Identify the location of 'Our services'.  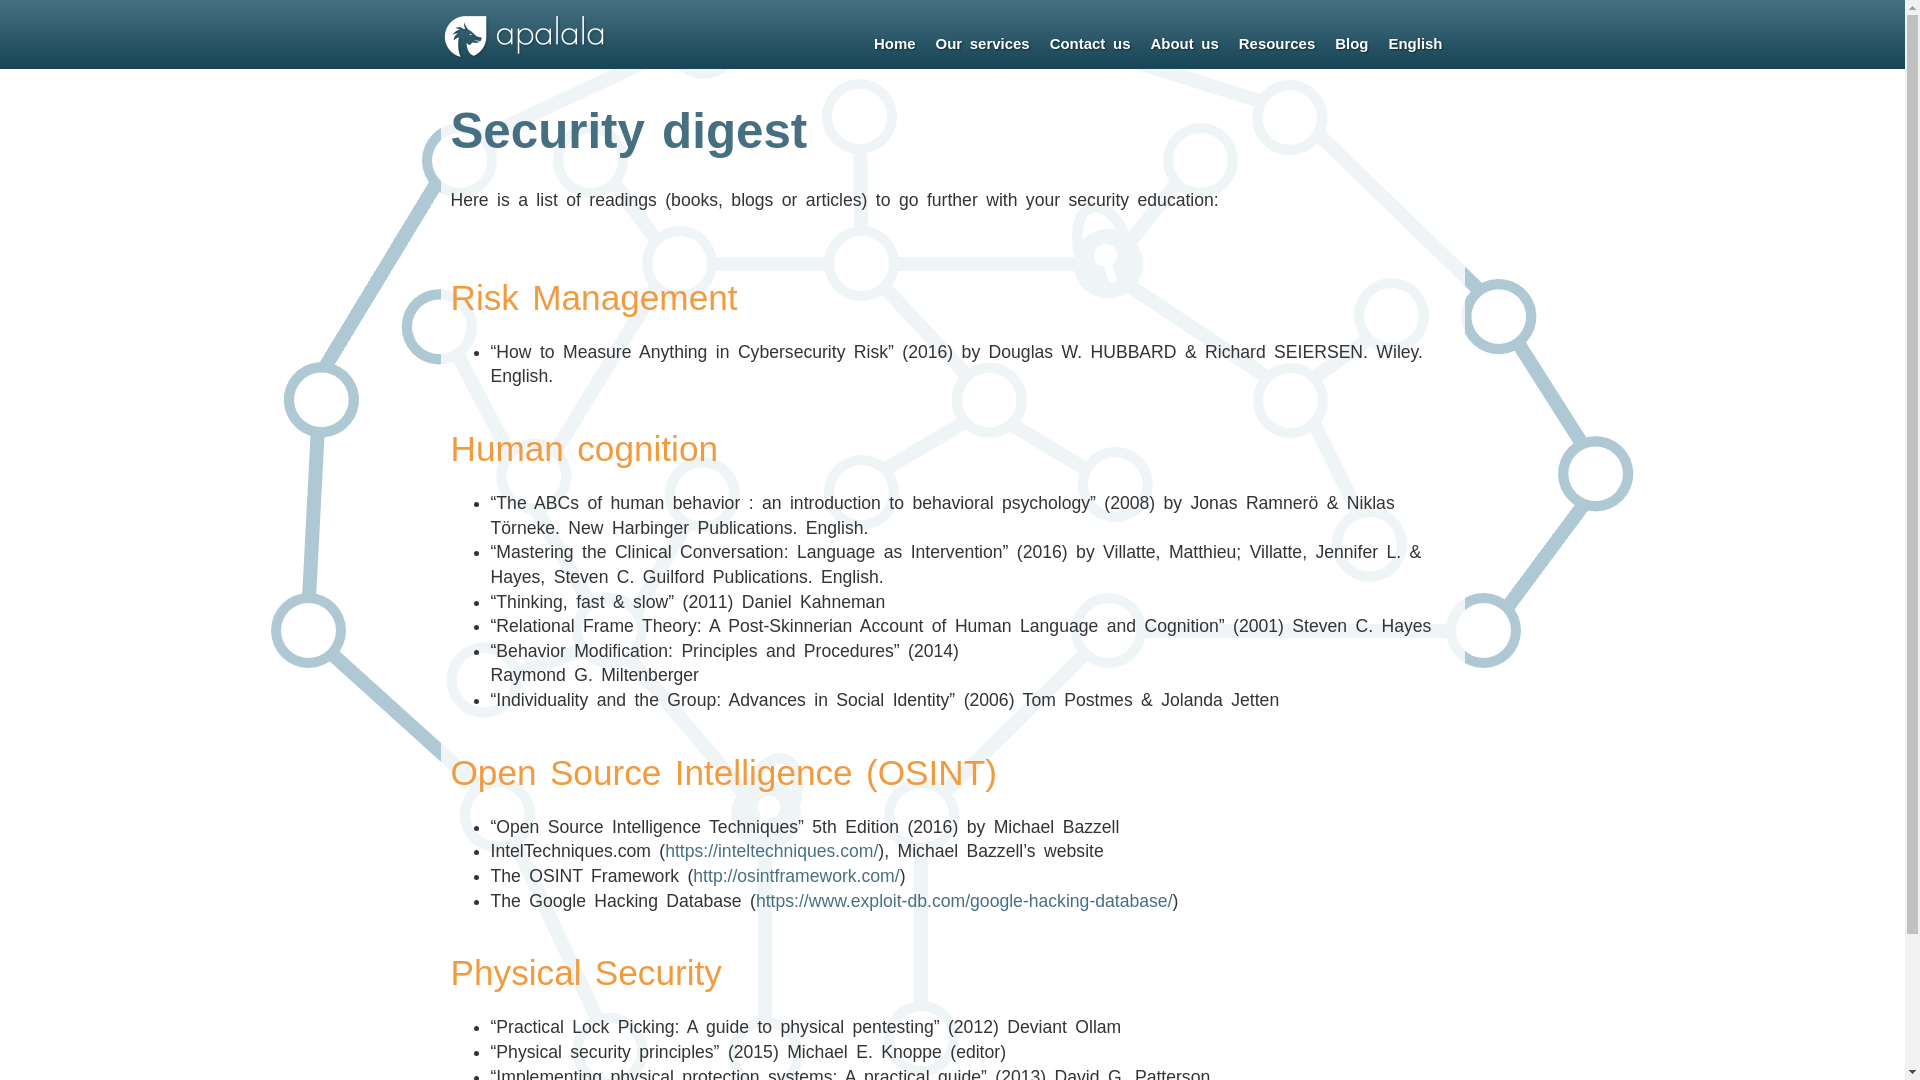
(925, 44).